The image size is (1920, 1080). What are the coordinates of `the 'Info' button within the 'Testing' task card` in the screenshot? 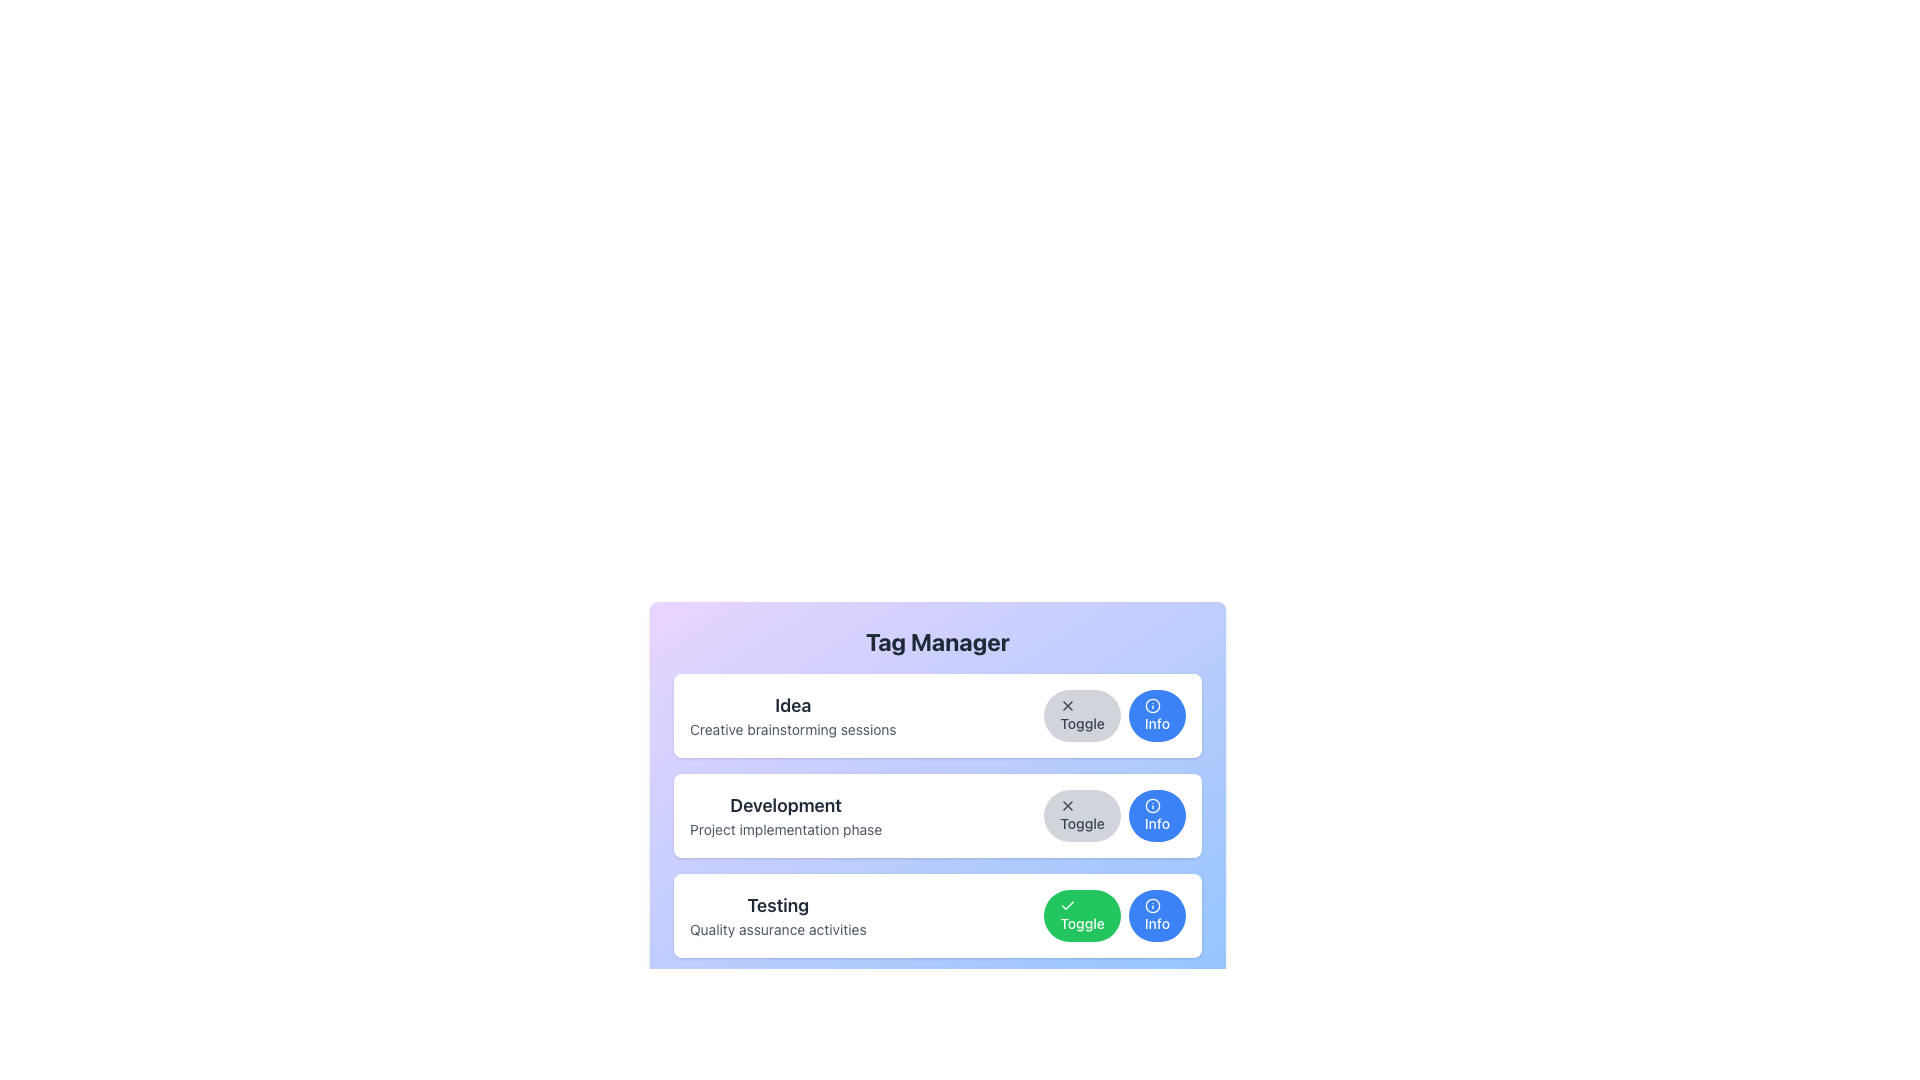 It's located at (936, 915).